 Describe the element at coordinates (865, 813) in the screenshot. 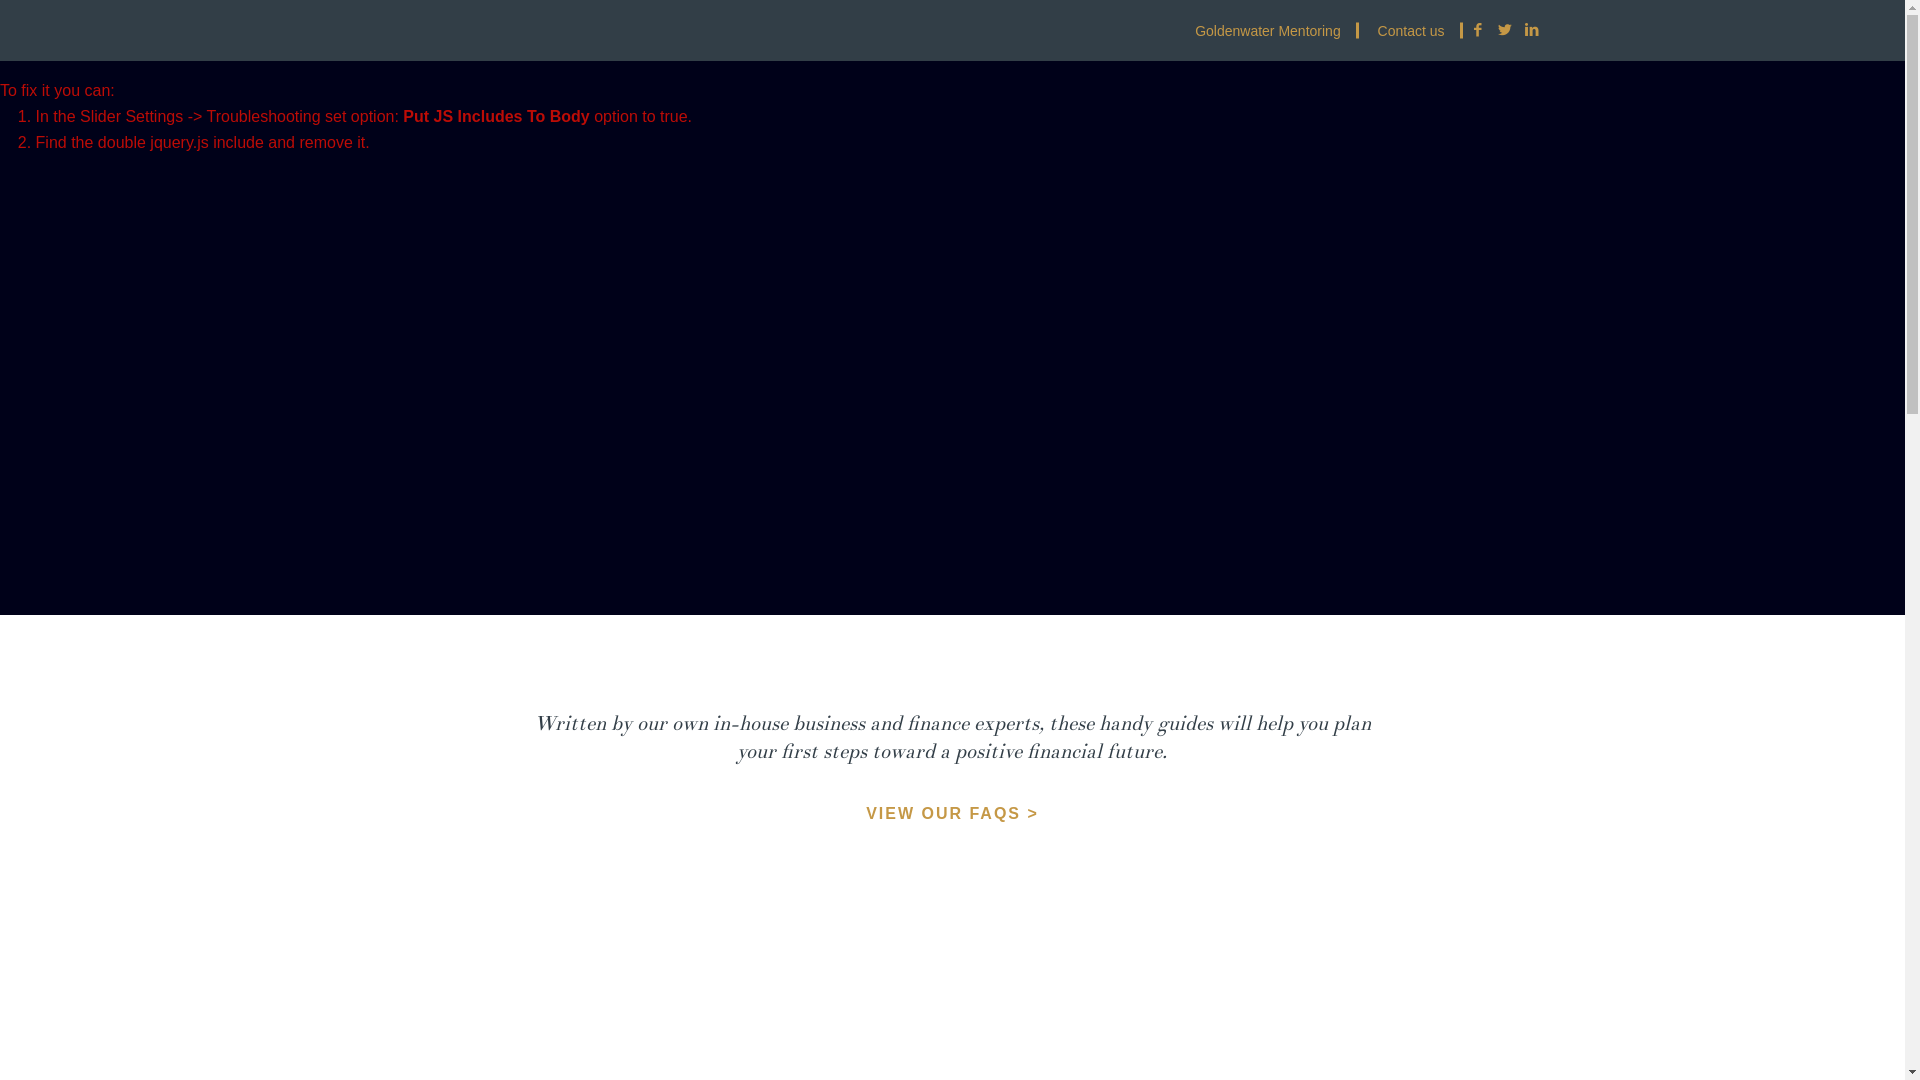

I see `'VIEW OUR FAQS >'` at that location.